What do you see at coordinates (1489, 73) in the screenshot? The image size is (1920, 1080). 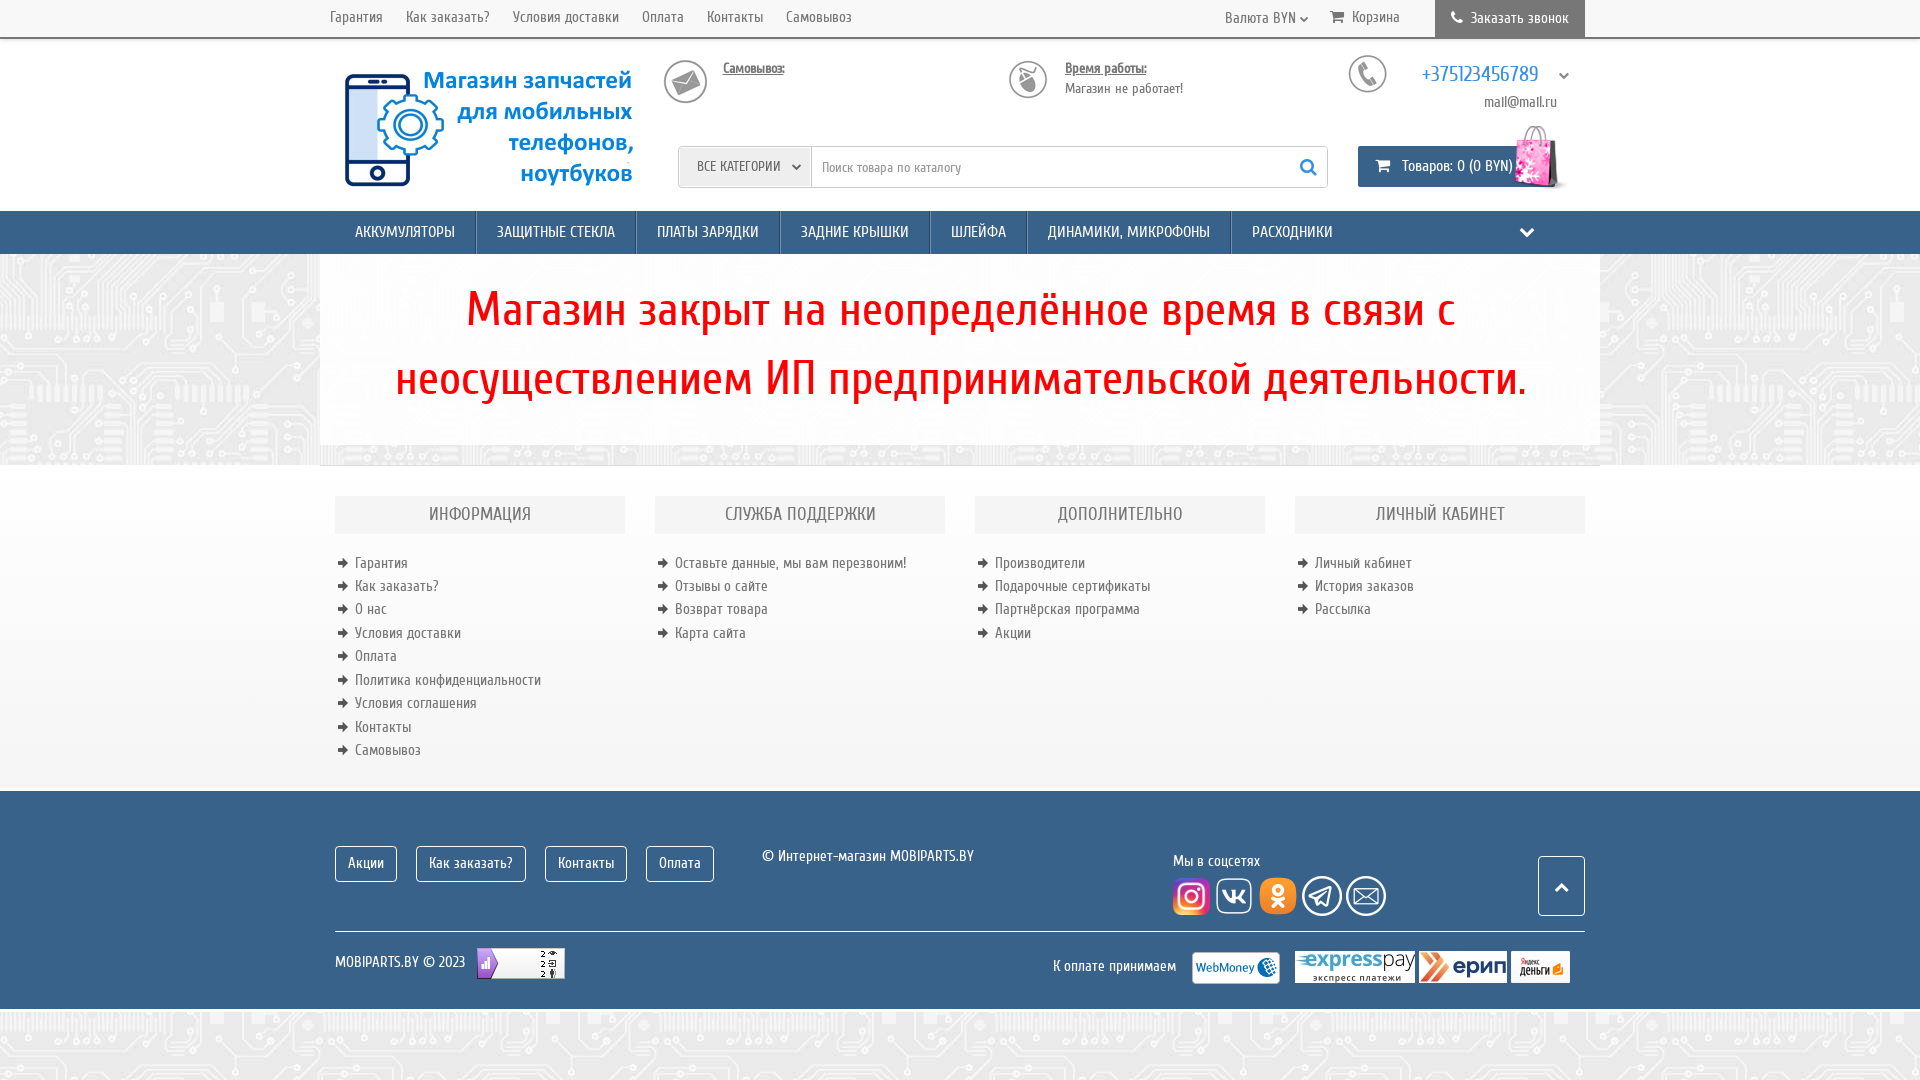 I see `'+375123456789'` at bounding box center [1489, 73].